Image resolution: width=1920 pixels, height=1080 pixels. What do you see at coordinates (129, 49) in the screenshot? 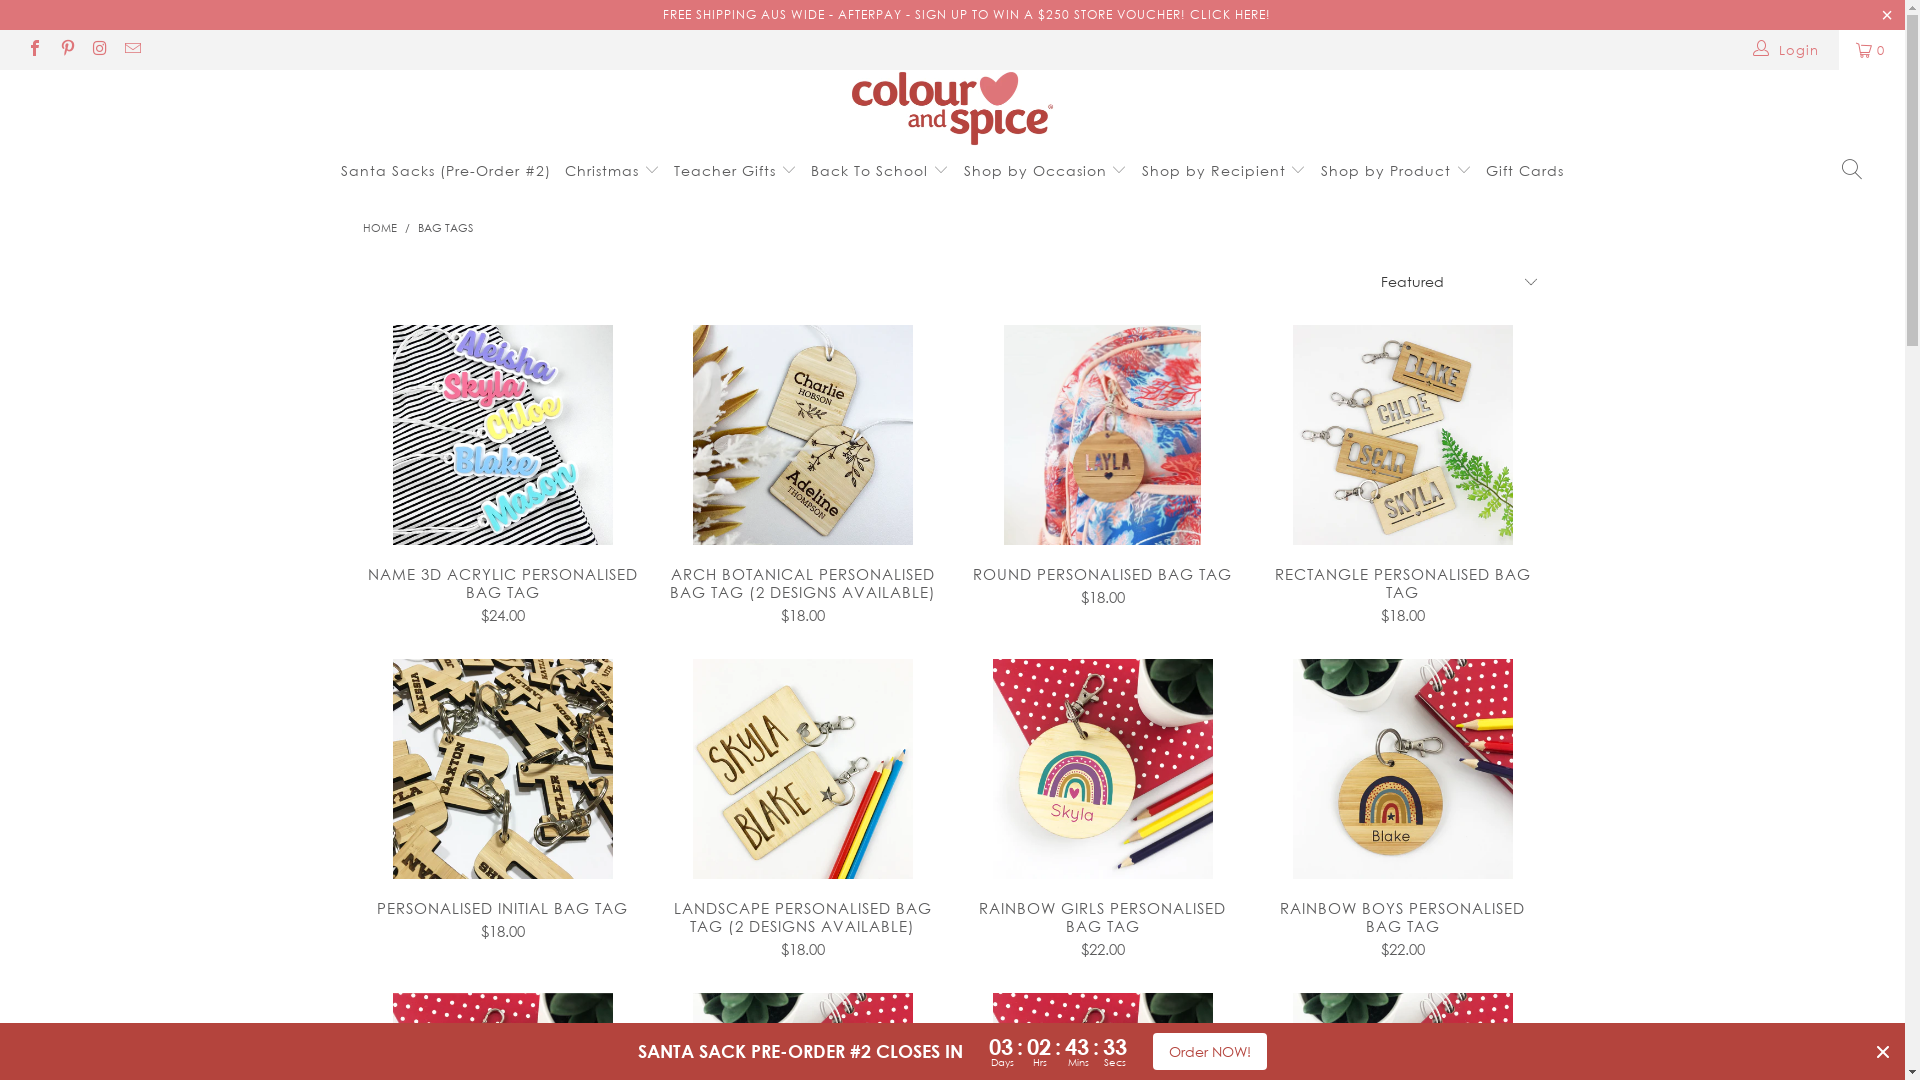
I see `'Email Colour and Spice Pty Ltd'` at bounding box center [129, 49].